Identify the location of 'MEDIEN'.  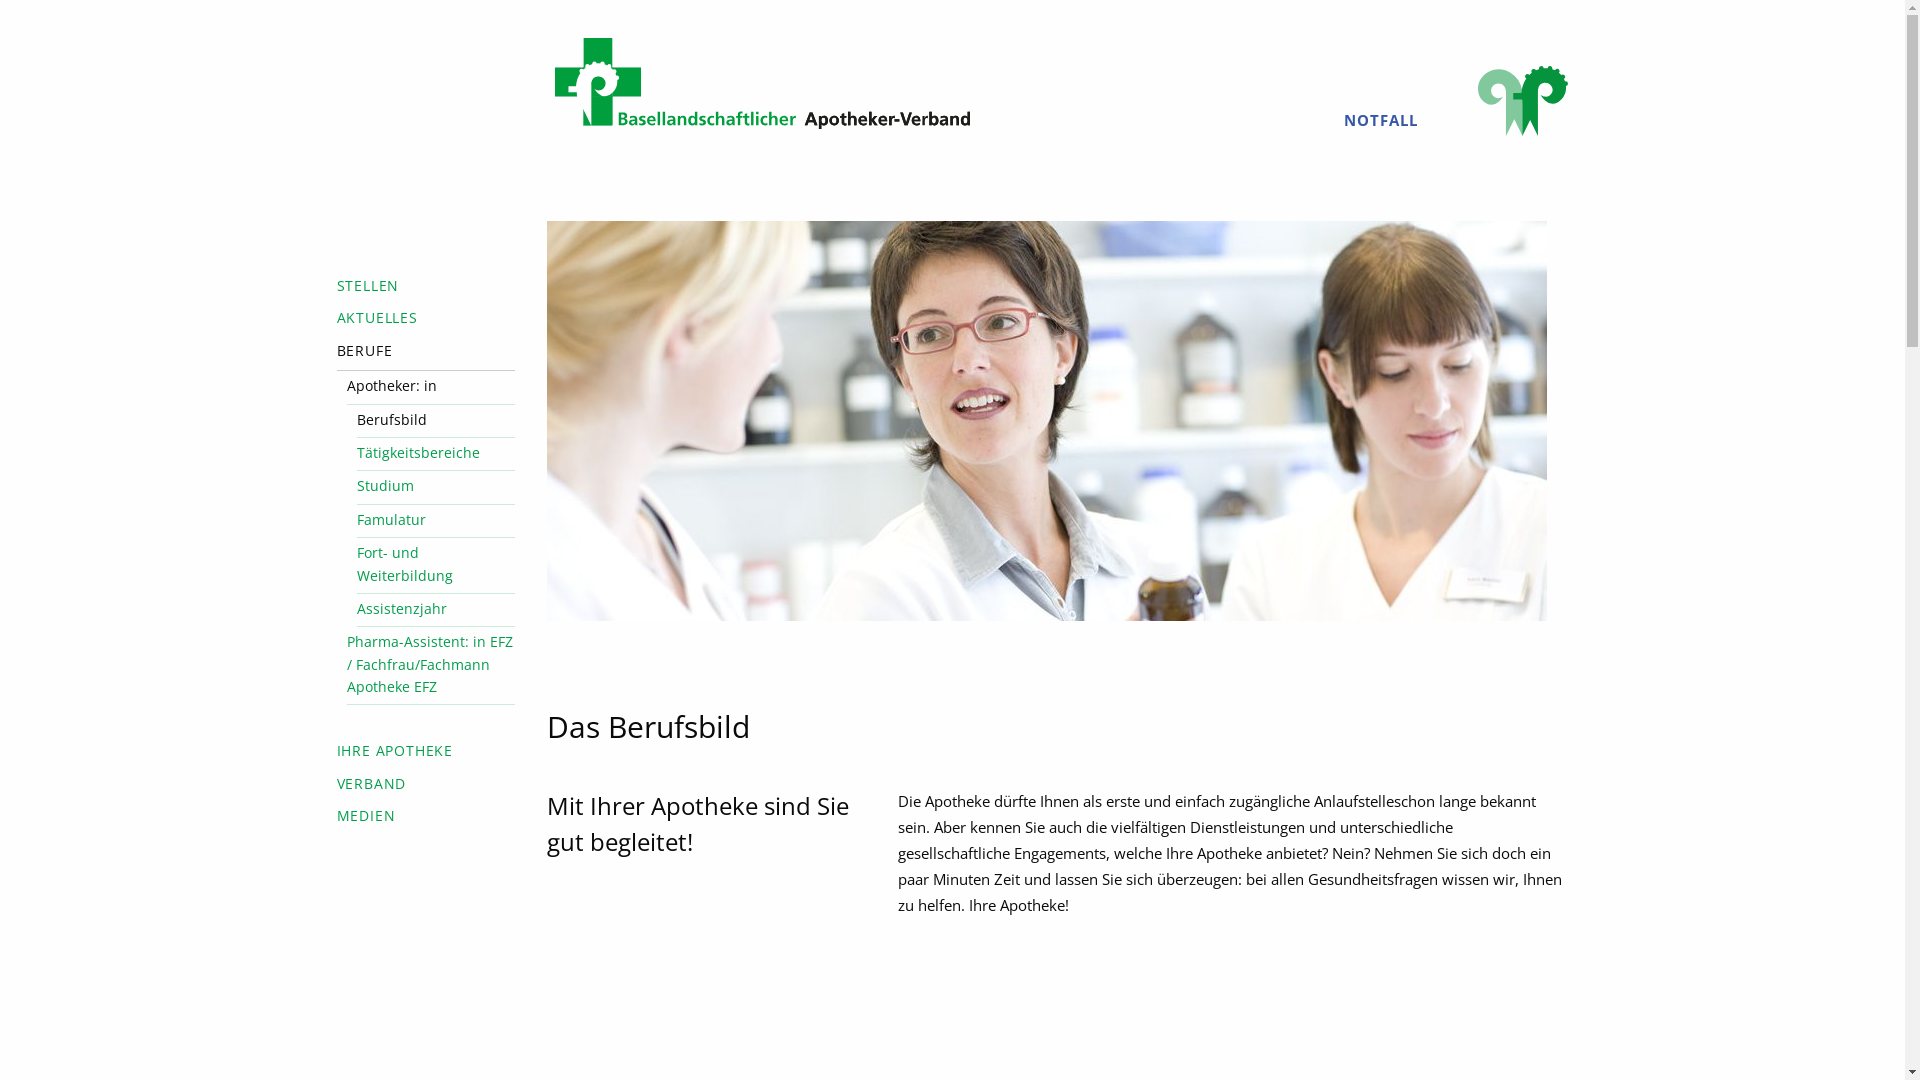
(336, 818).